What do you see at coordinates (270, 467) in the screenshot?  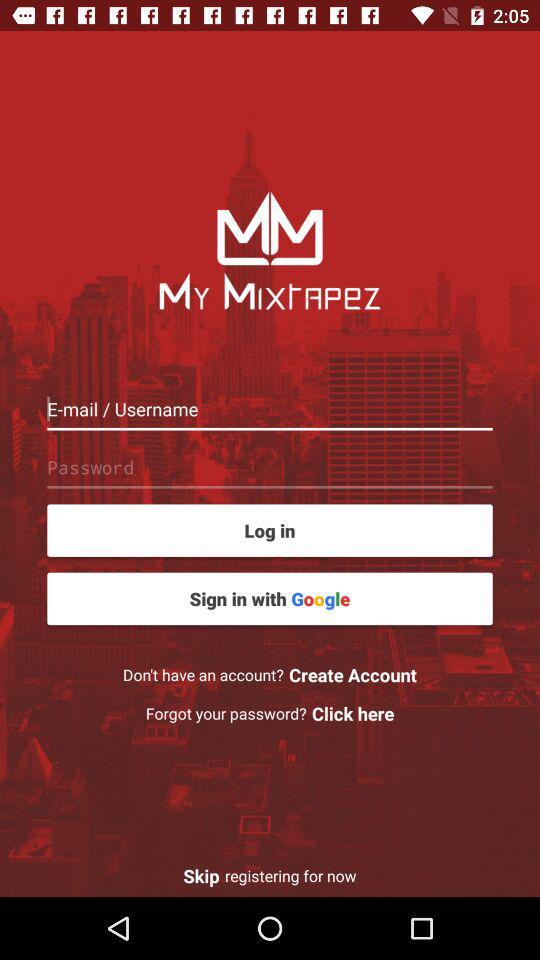 I see `password` at bounding box center [270, 467].